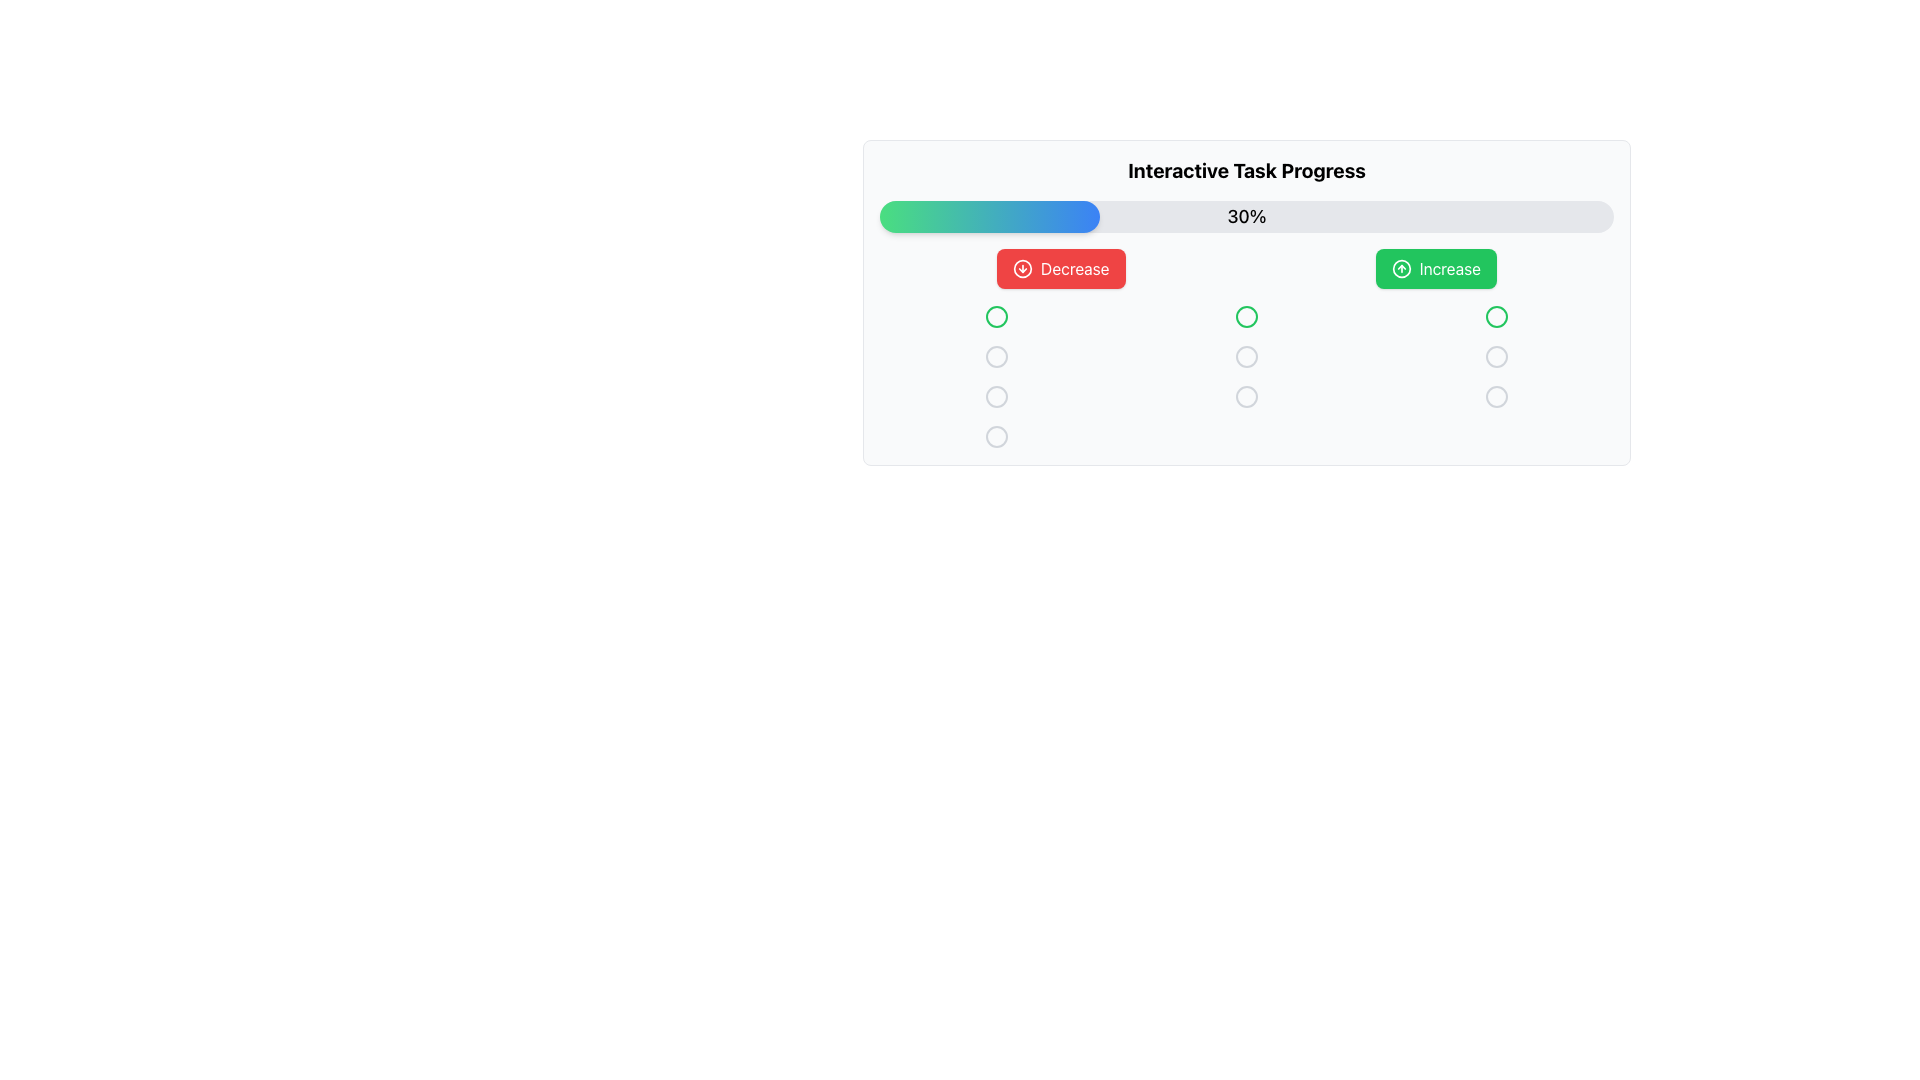 The height and width of the screenshot is (1080, 1920). What do you see at coordinates (997, 315) in the screenshot?
I see `the state of the first circular graphical indicator or button in the grid located below the progress bar and action buttons` at bounding box center [997, 315].